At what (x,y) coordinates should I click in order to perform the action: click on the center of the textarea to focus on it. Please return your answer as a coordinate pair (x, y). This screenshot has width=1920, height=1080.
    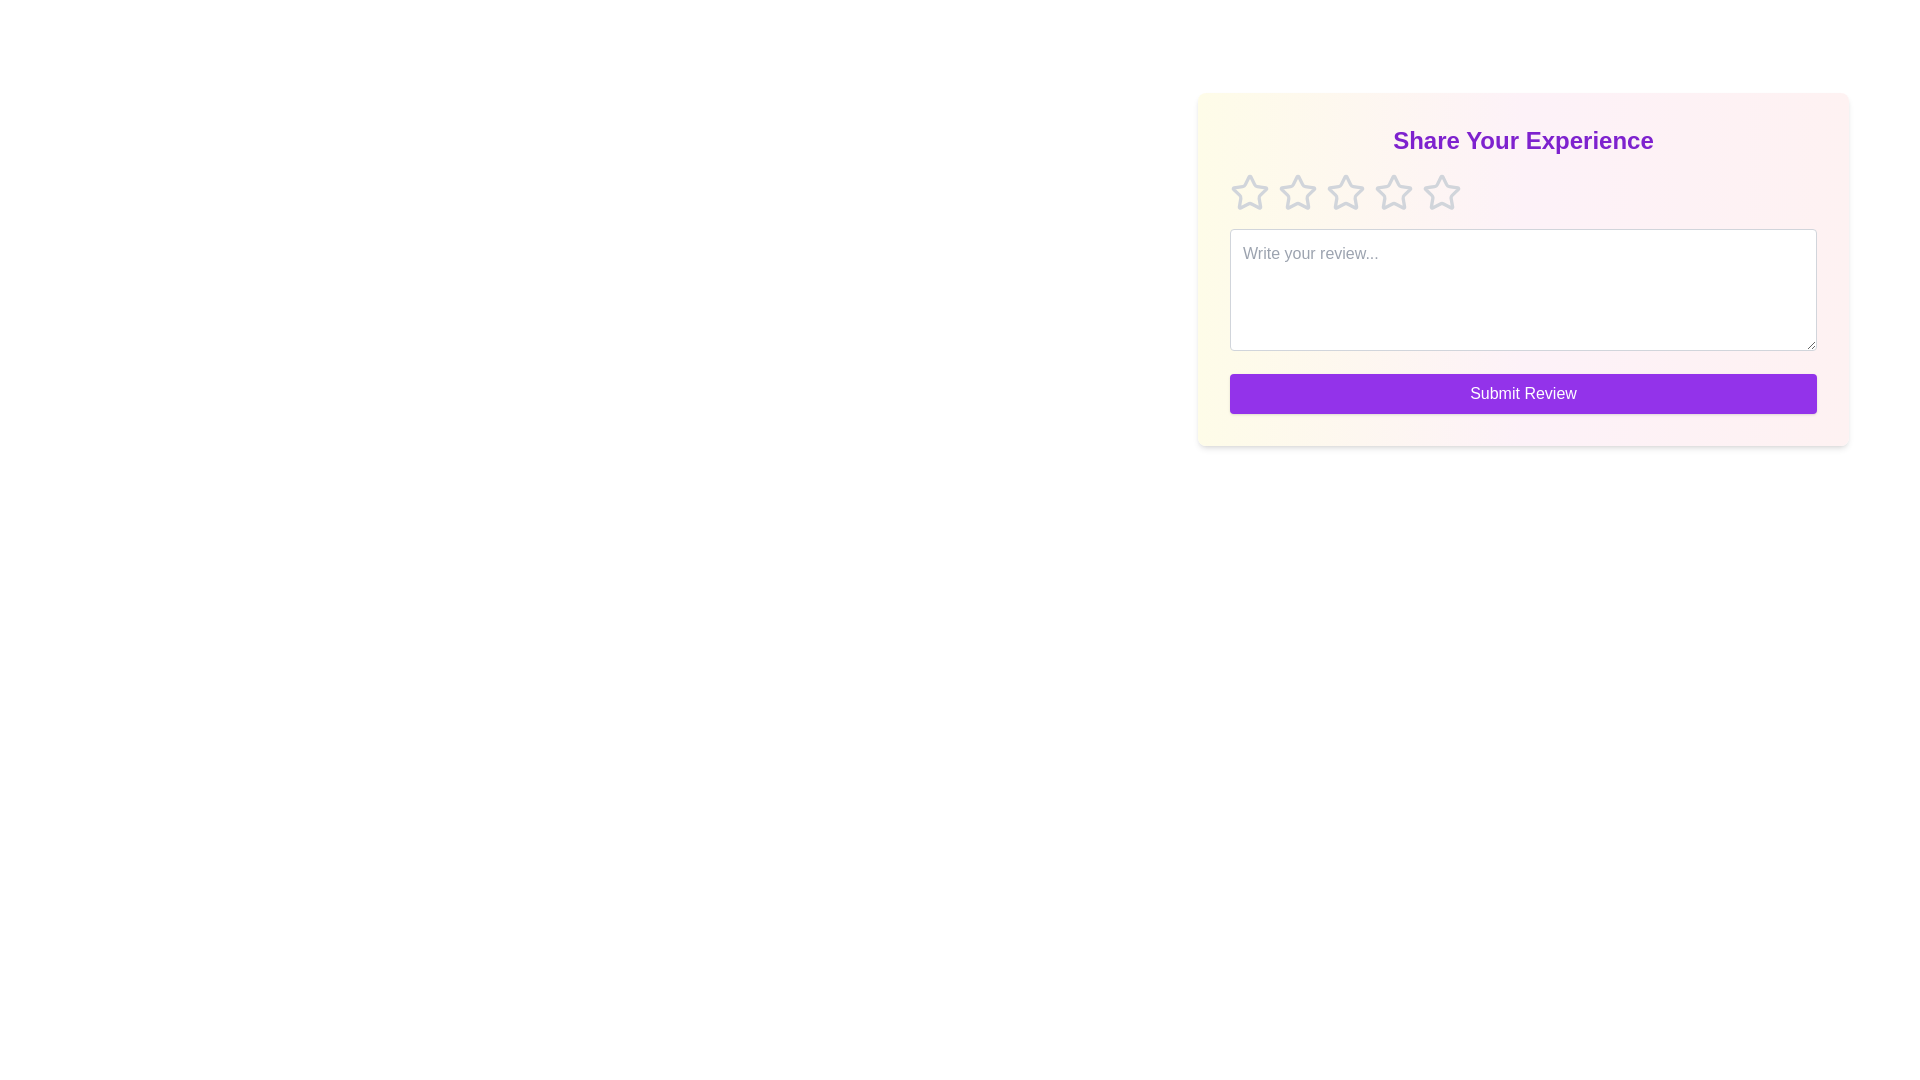
    Looking at the image, I should click on (1522, 289).